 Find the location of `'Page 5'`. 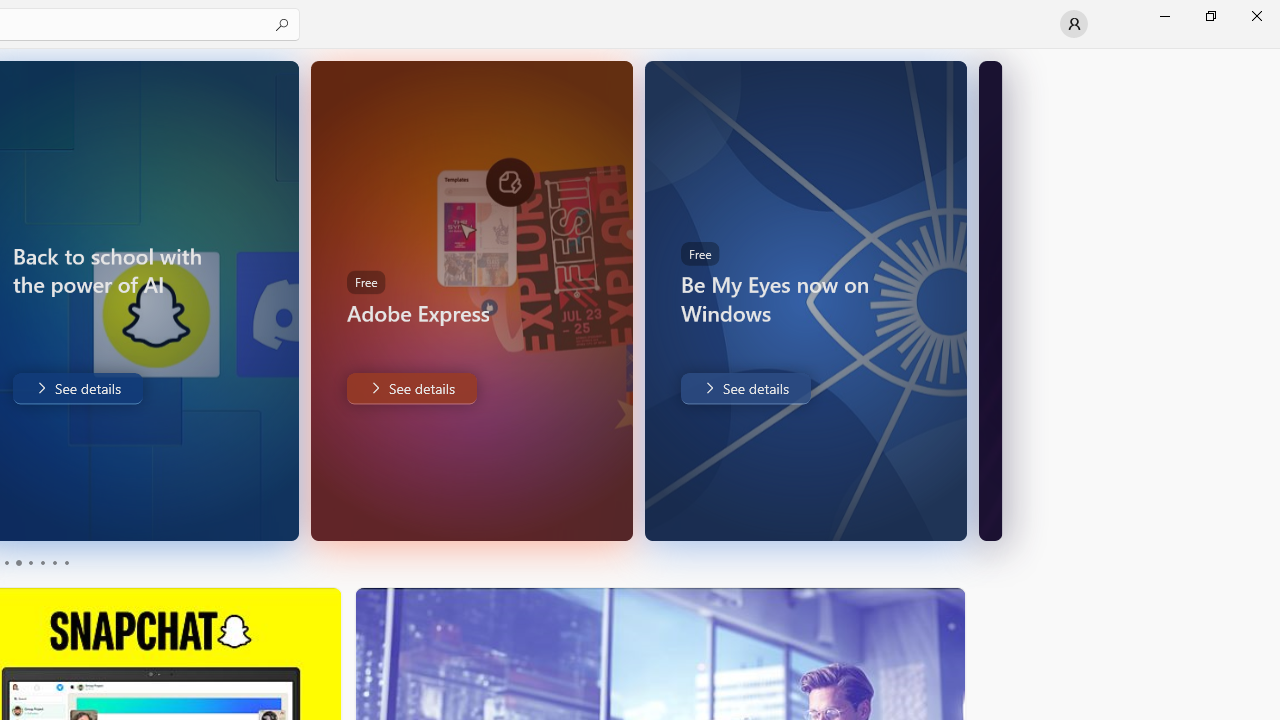

'Page 5' is located at coordinates (54, 563).